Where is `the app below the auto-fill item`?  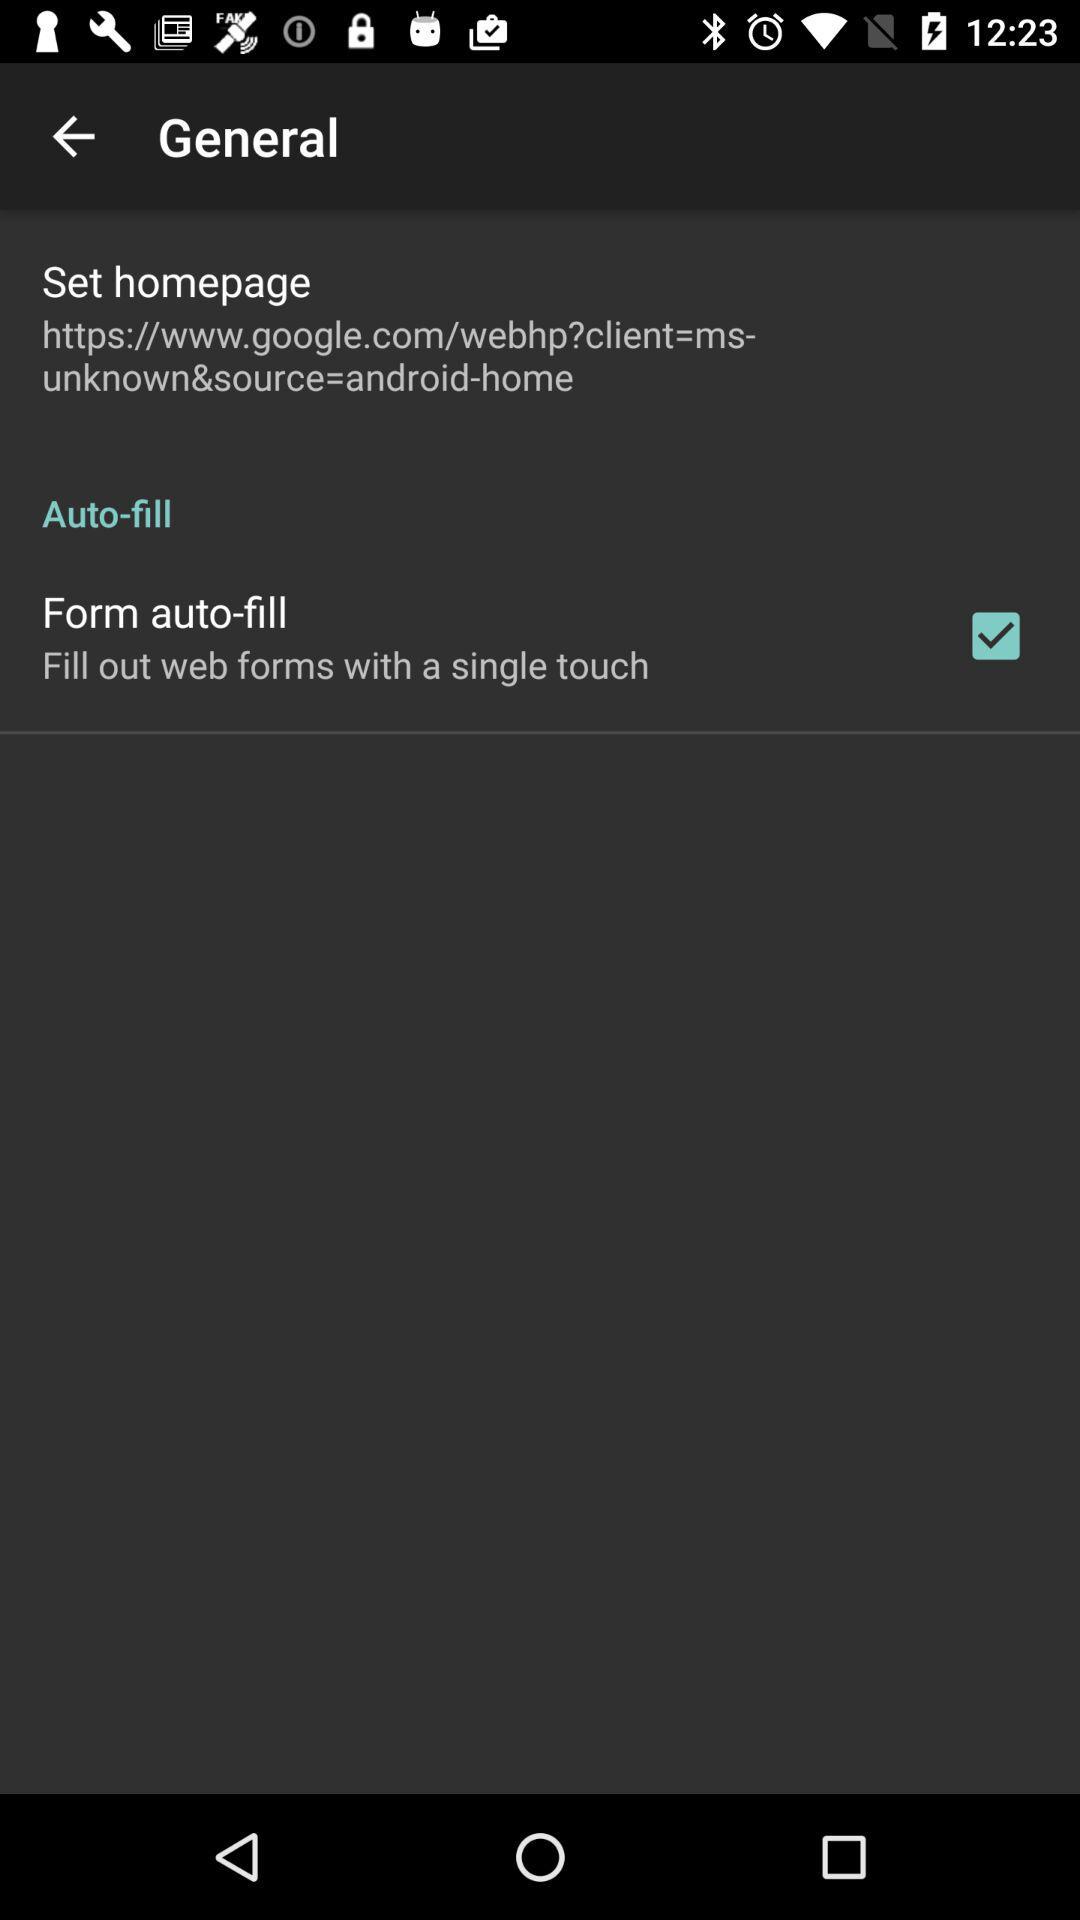 the app below the auto-fill item is located at coordinates (995, 634).